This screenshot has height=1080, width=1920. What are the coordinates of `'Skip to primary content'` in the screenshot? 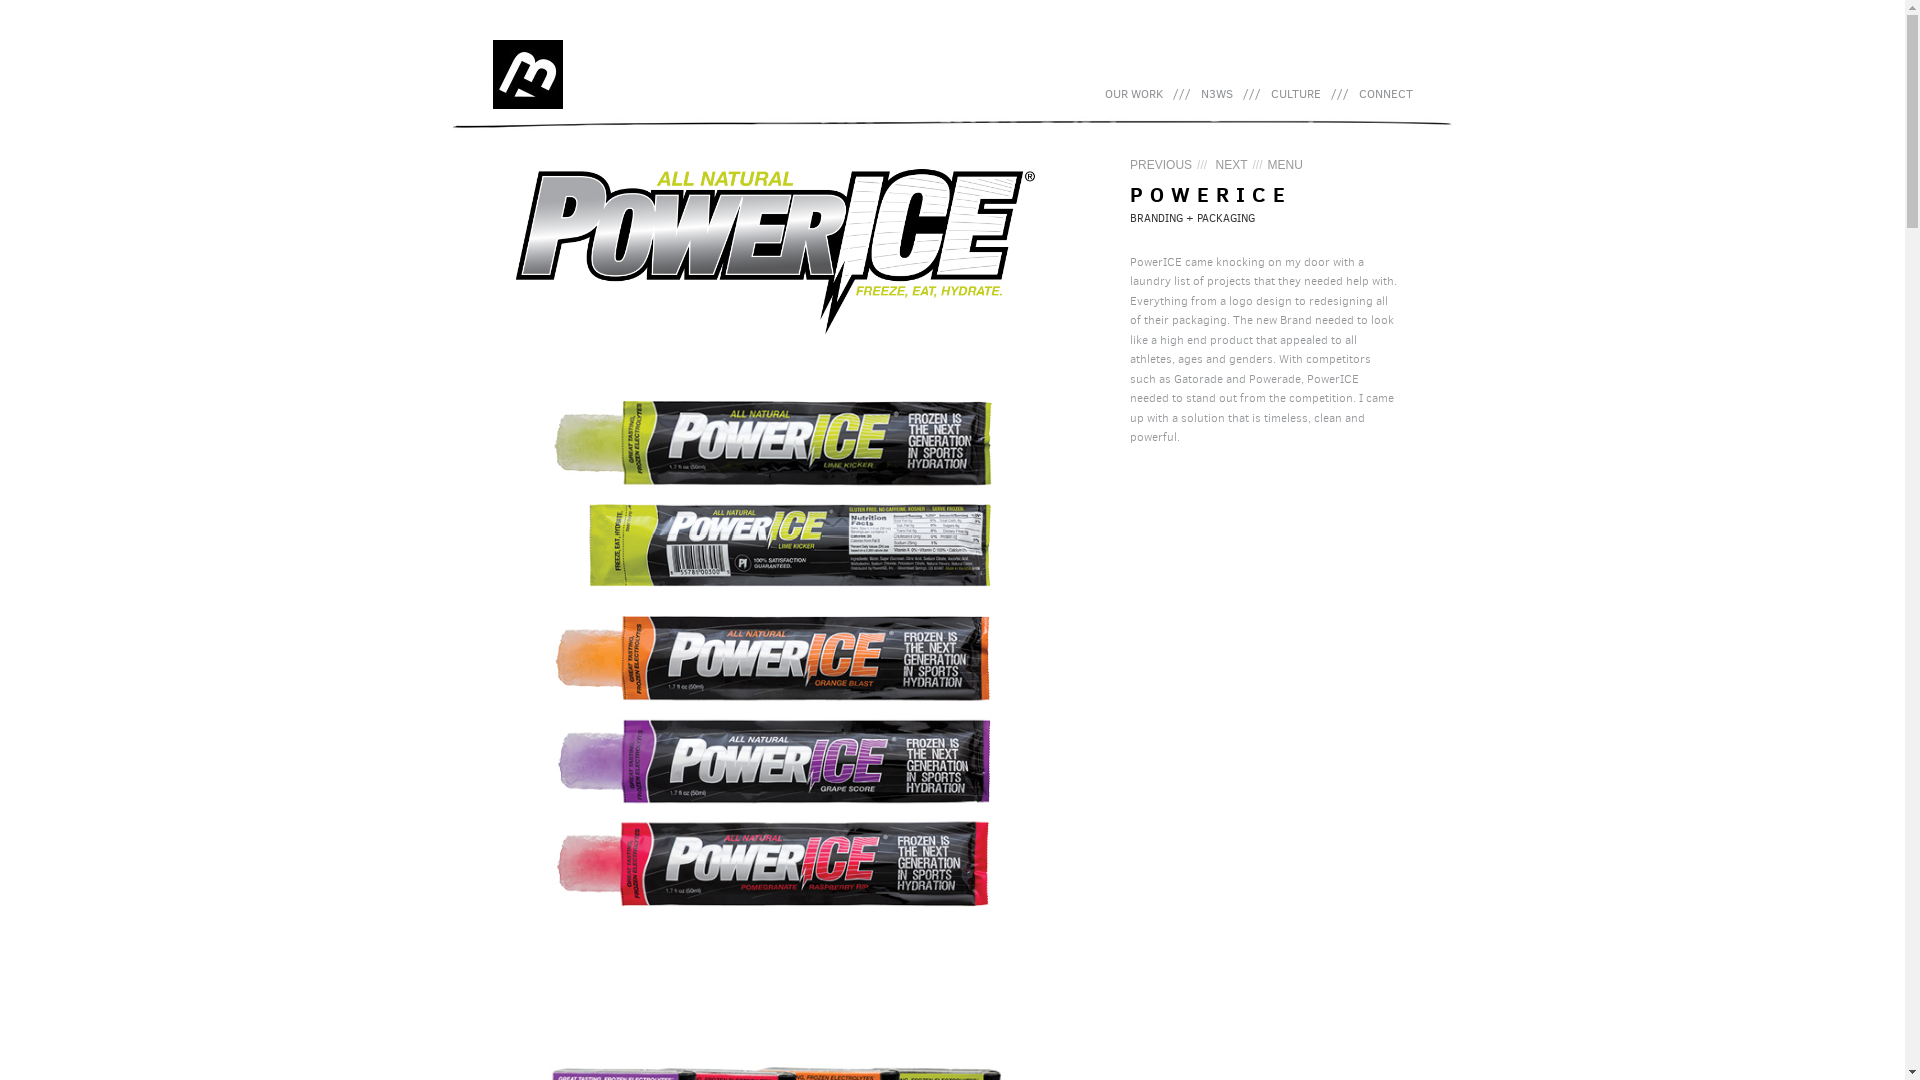 It's located at (1177, 95).